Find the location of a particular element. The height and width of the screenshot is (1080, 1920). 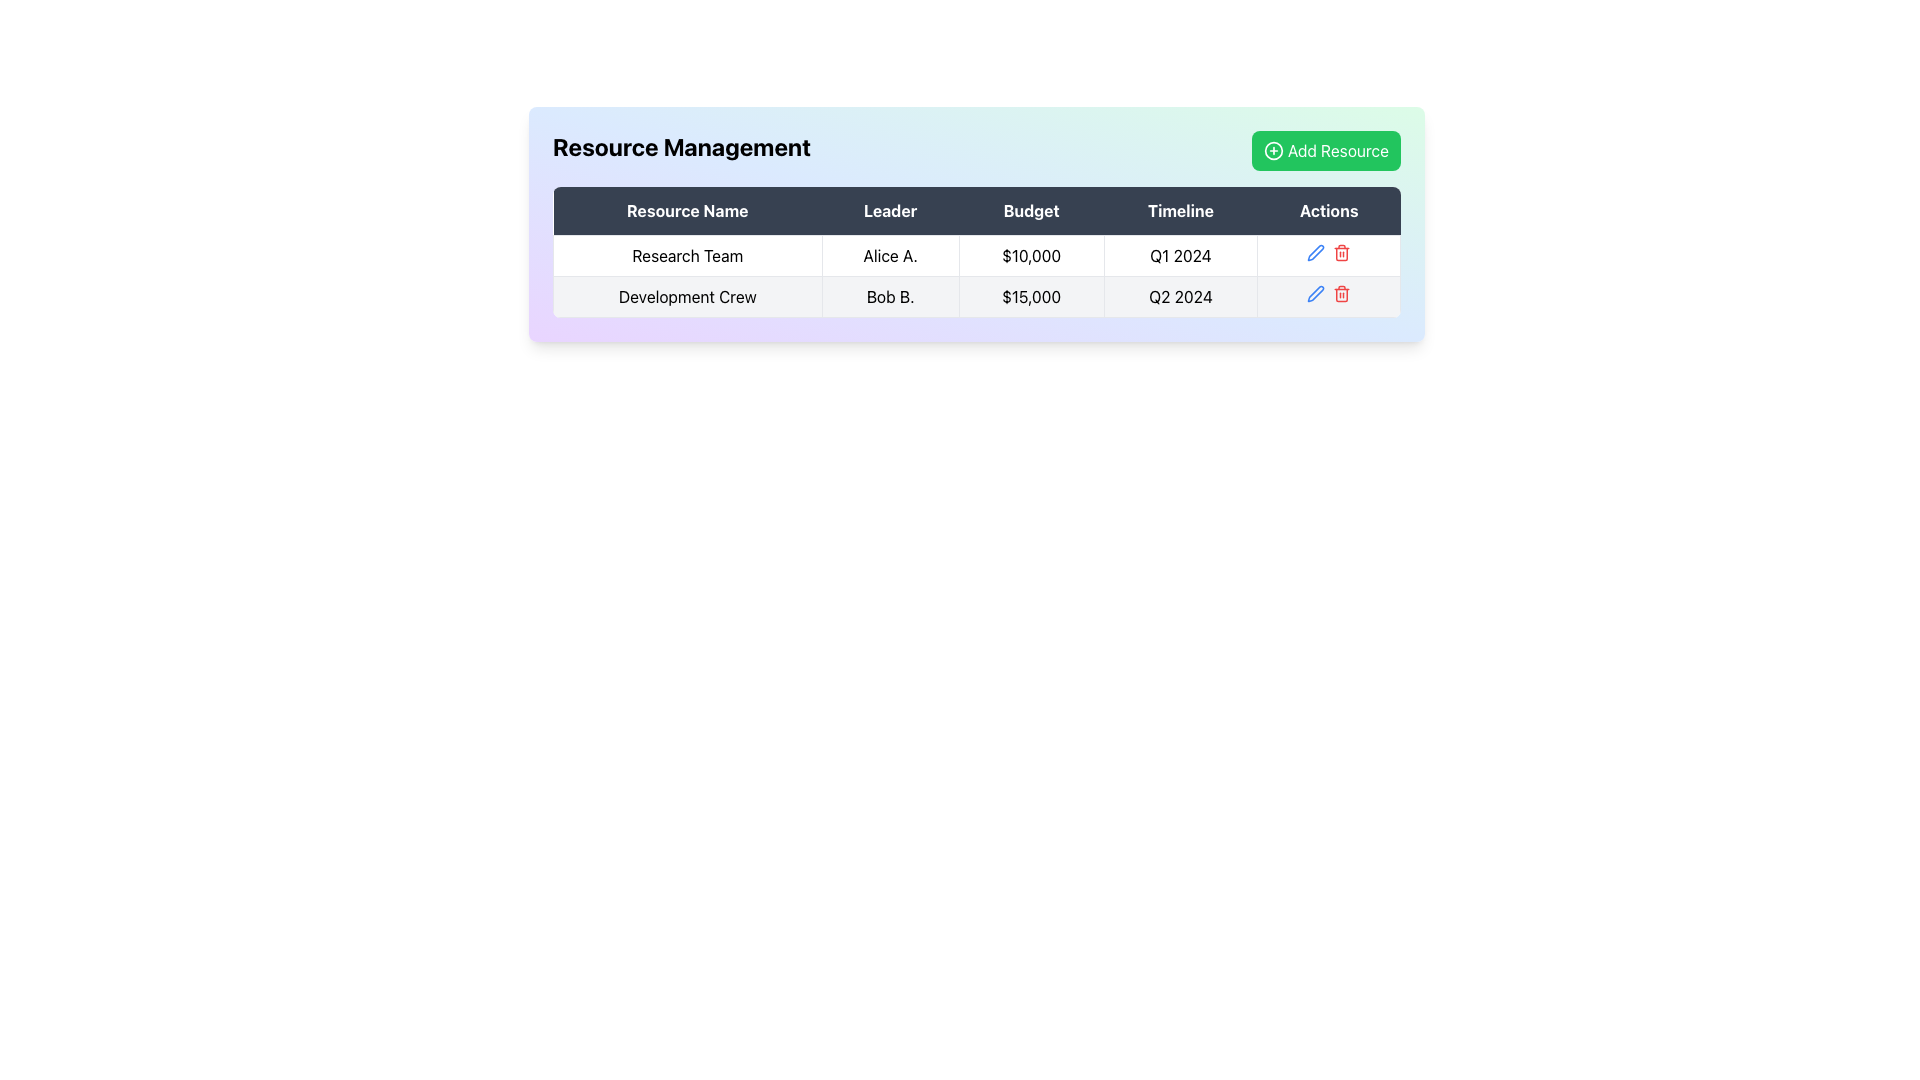

text 'Q1 2024' from the table cell located in the 'Timeline' column of the first row, which has a black text color on a white background and is centered within its cell is located at coordinates (1180, 254).